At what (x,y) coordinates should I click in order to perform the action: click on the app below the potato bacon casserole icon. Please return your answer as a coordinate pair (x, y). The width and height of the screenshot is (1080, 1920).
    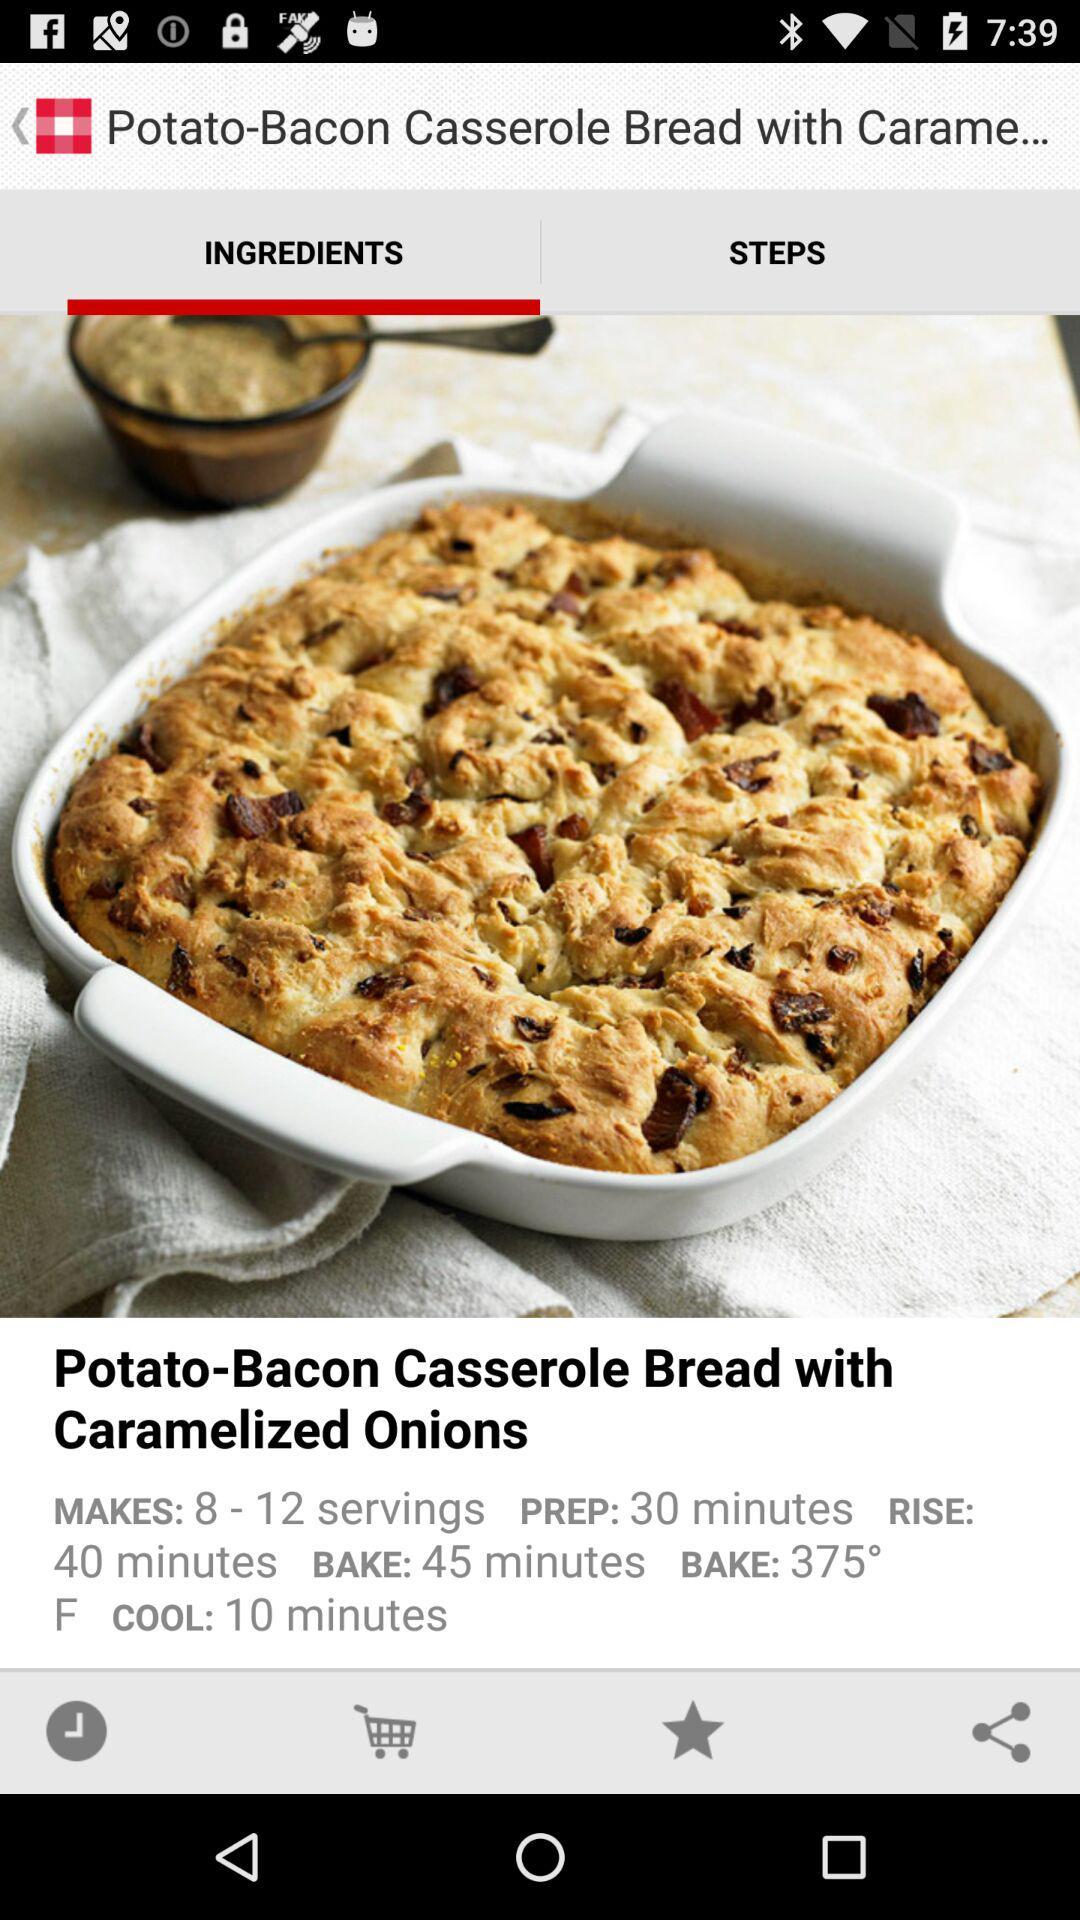
    Looking at the image, I should click on (540, 1551).